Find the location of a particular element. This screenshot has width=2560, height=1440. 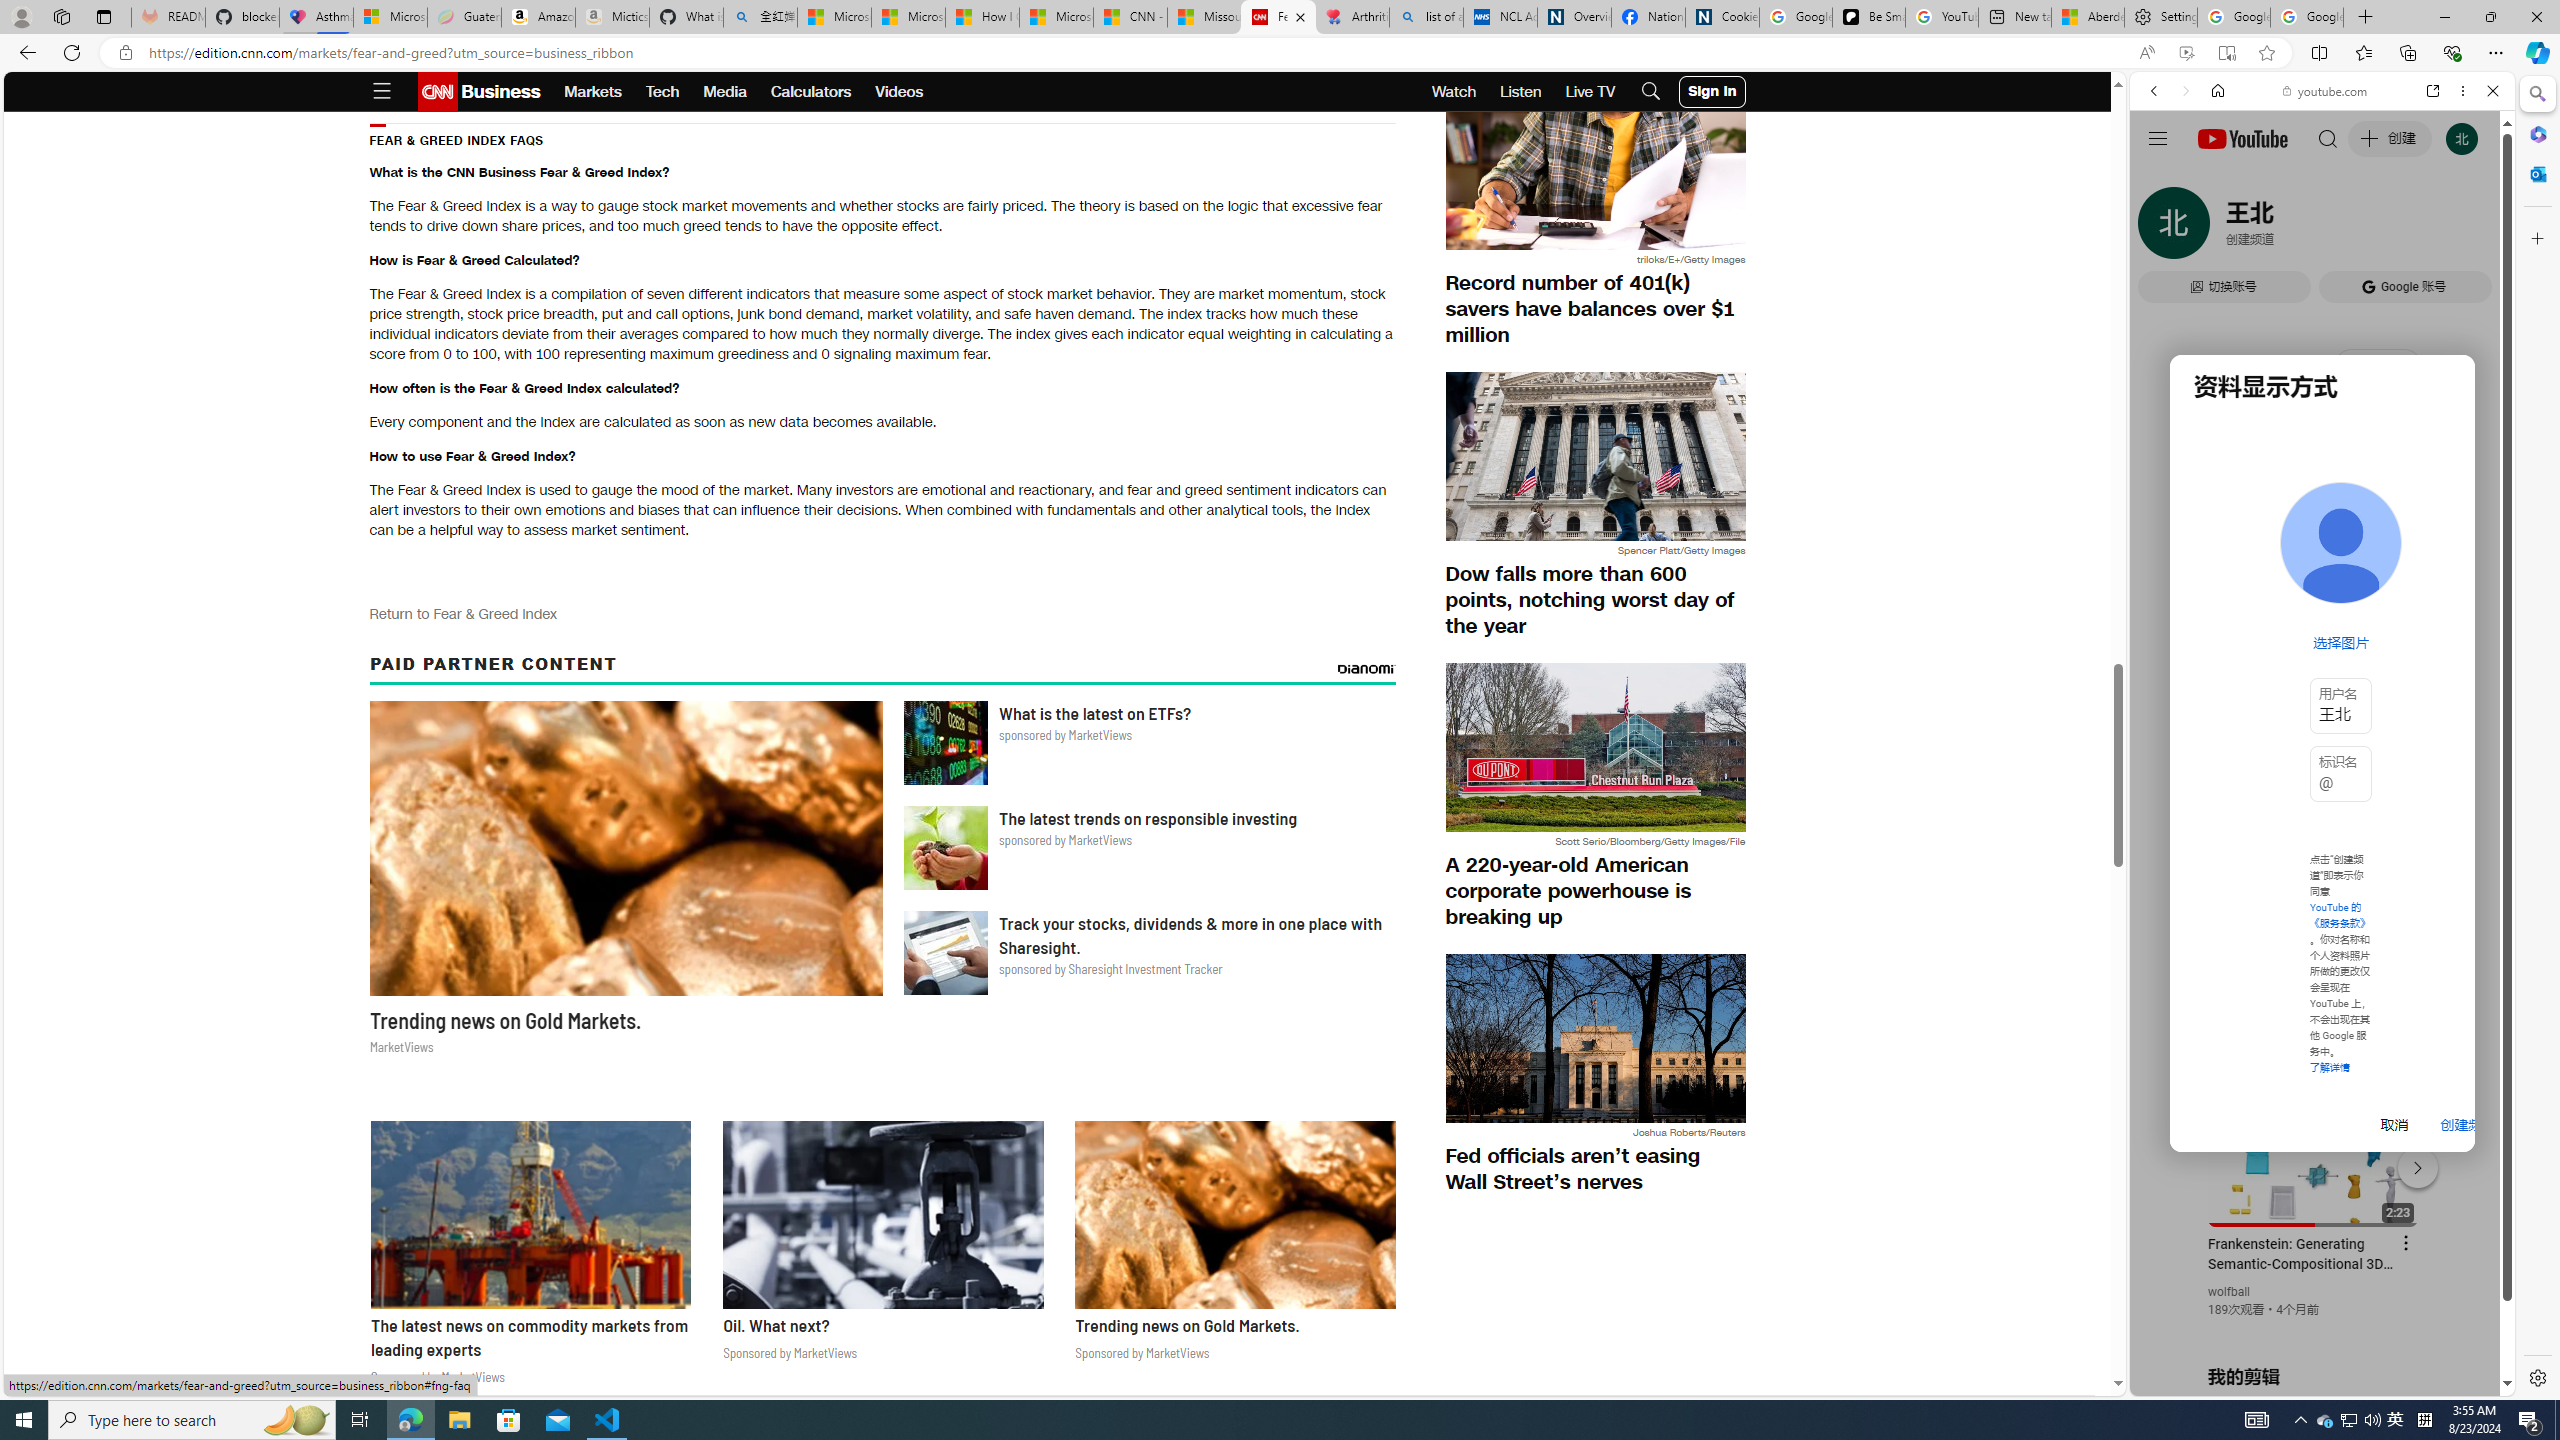

'Business' is located at coordinates (498, 91).